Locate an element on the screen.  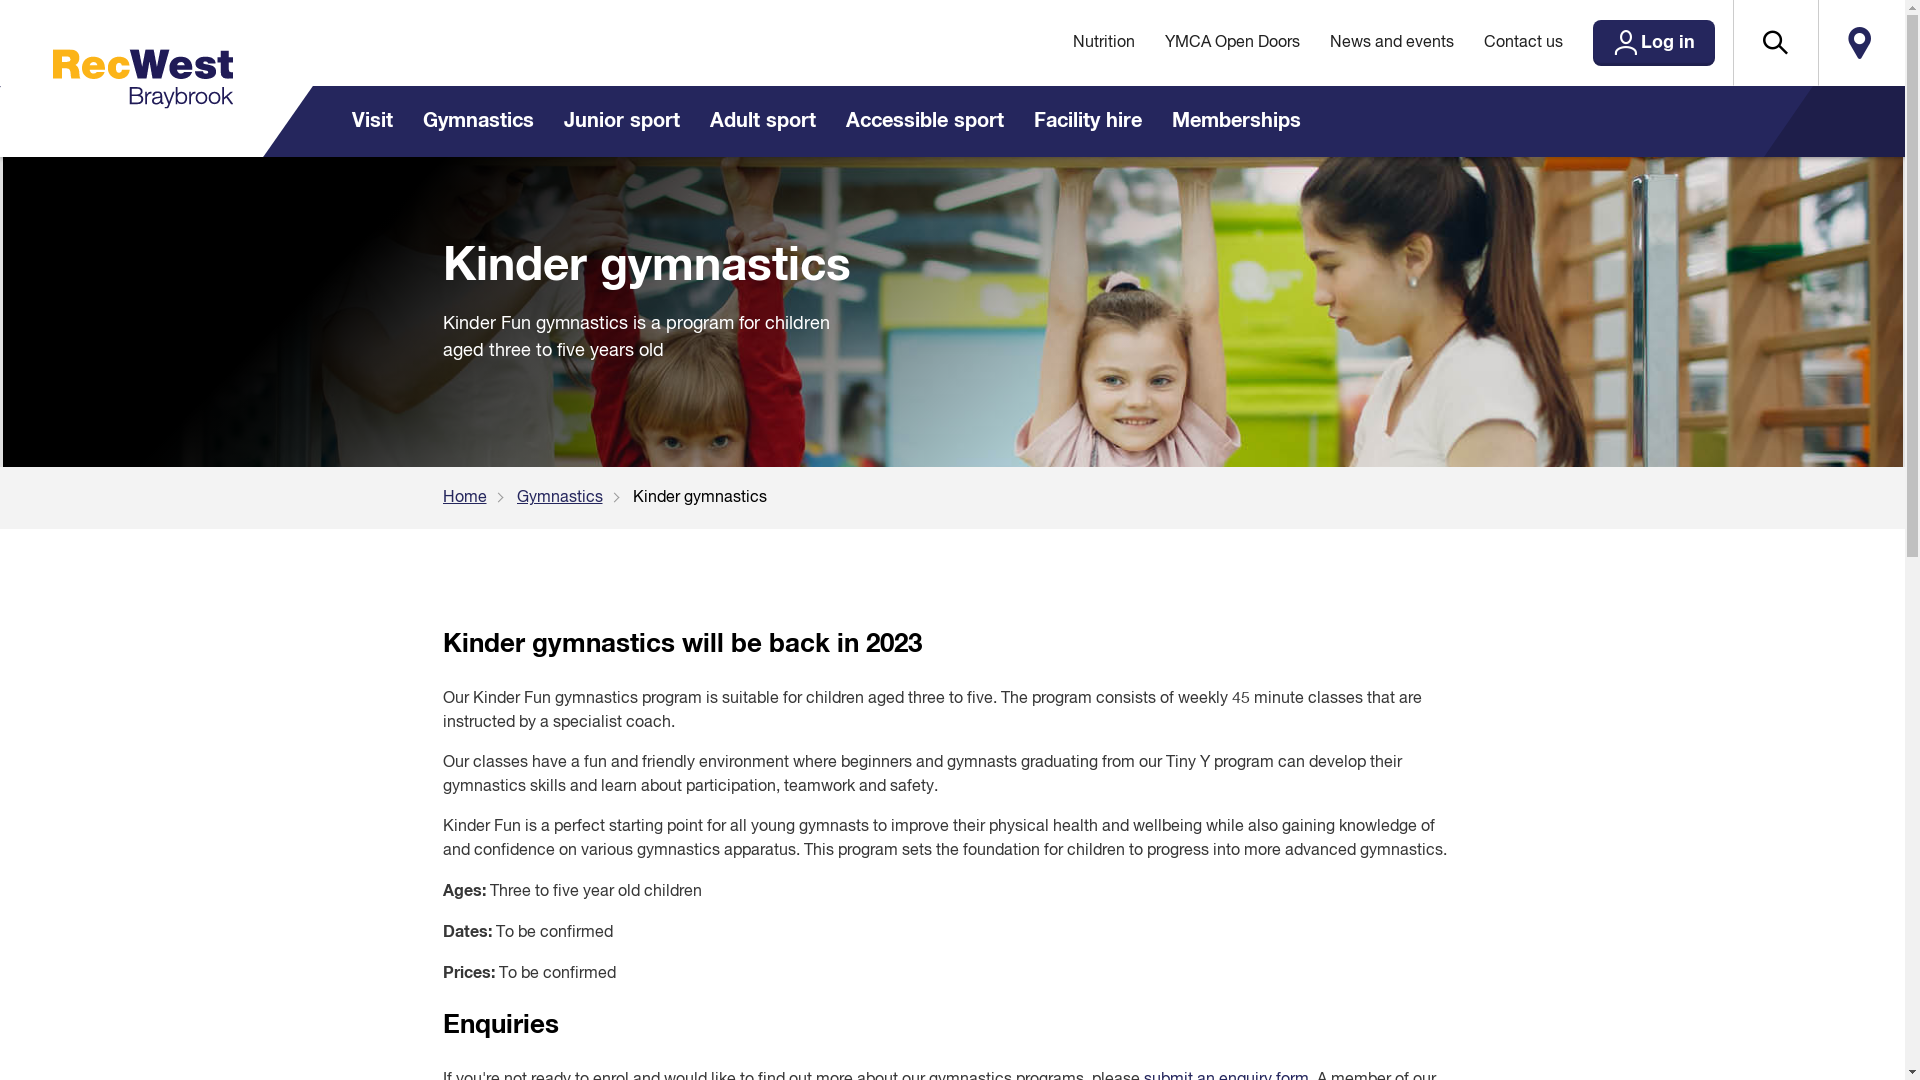
'Facility hire' is located at coordinates (1085, 121).